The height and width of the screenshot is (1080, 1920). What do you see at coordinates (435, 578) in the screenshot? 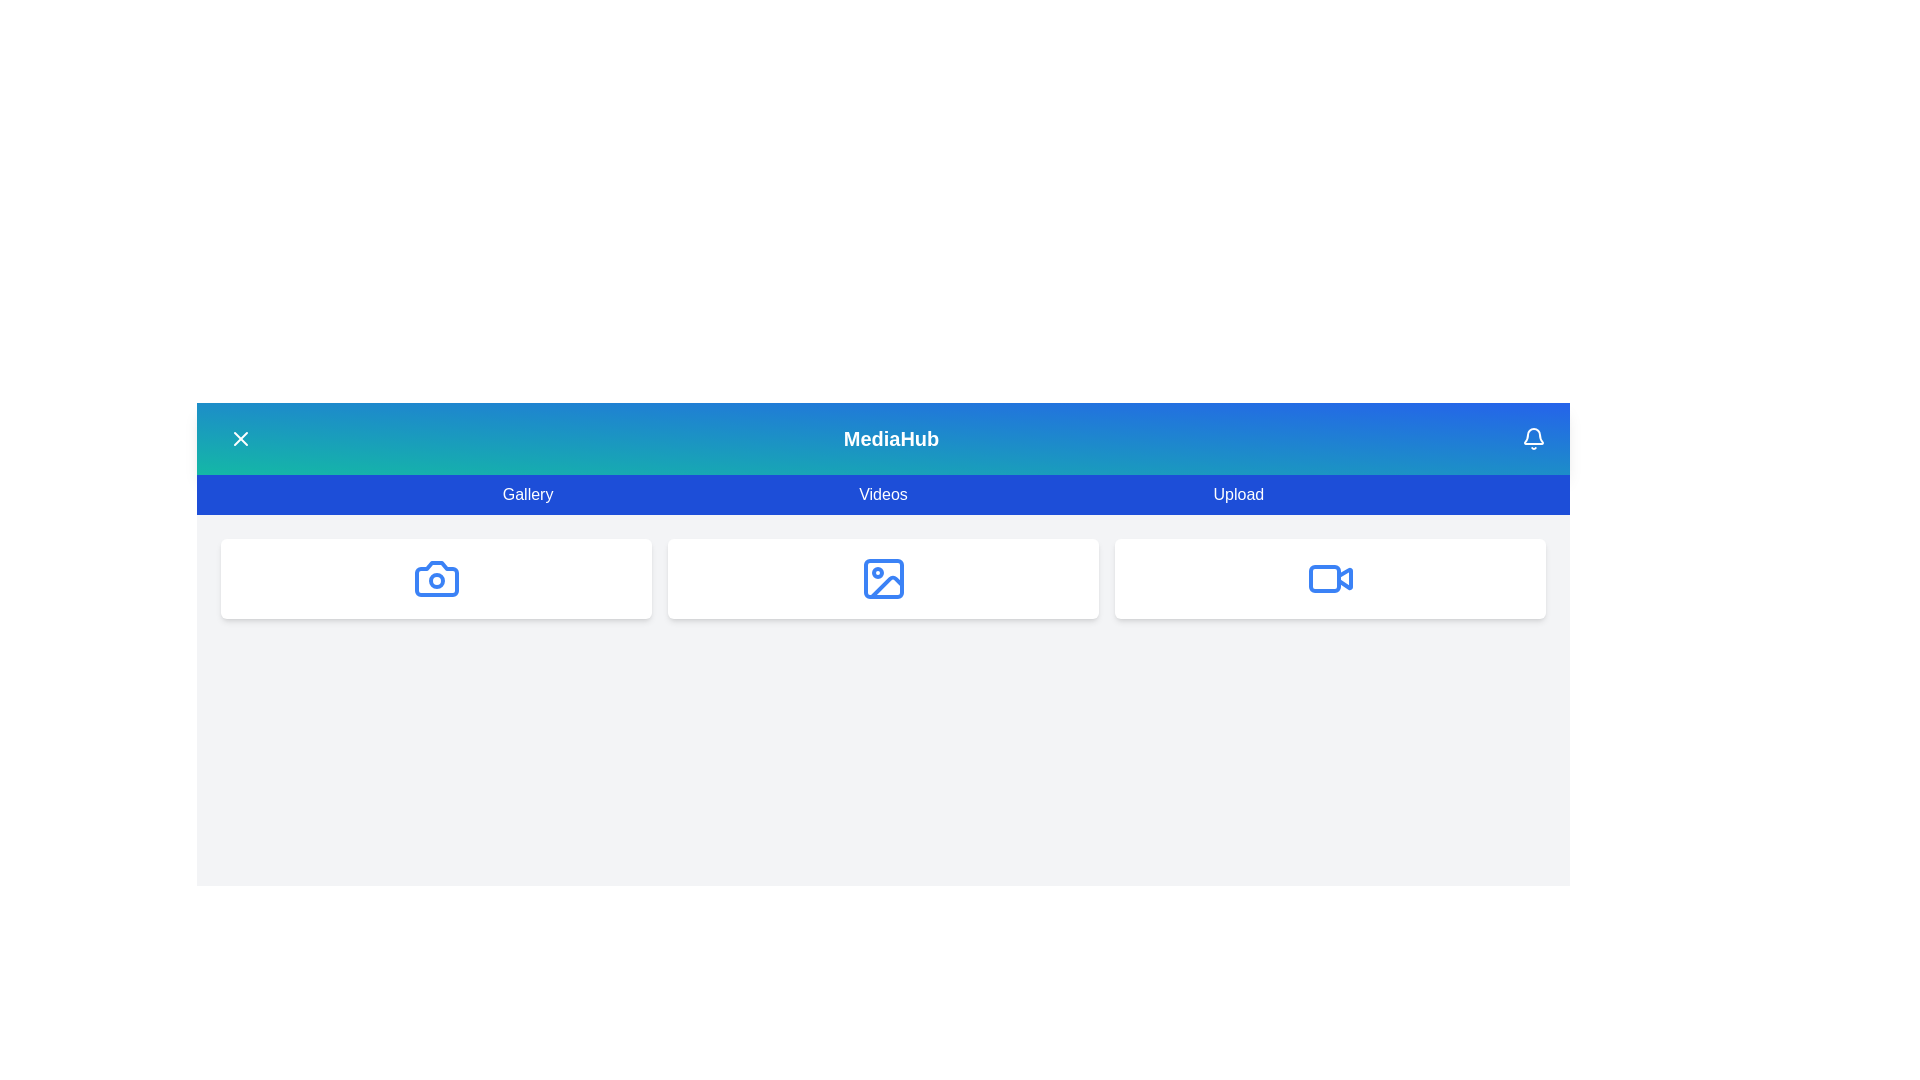
I see `the camera icon card` at bounding box center [435, 578].